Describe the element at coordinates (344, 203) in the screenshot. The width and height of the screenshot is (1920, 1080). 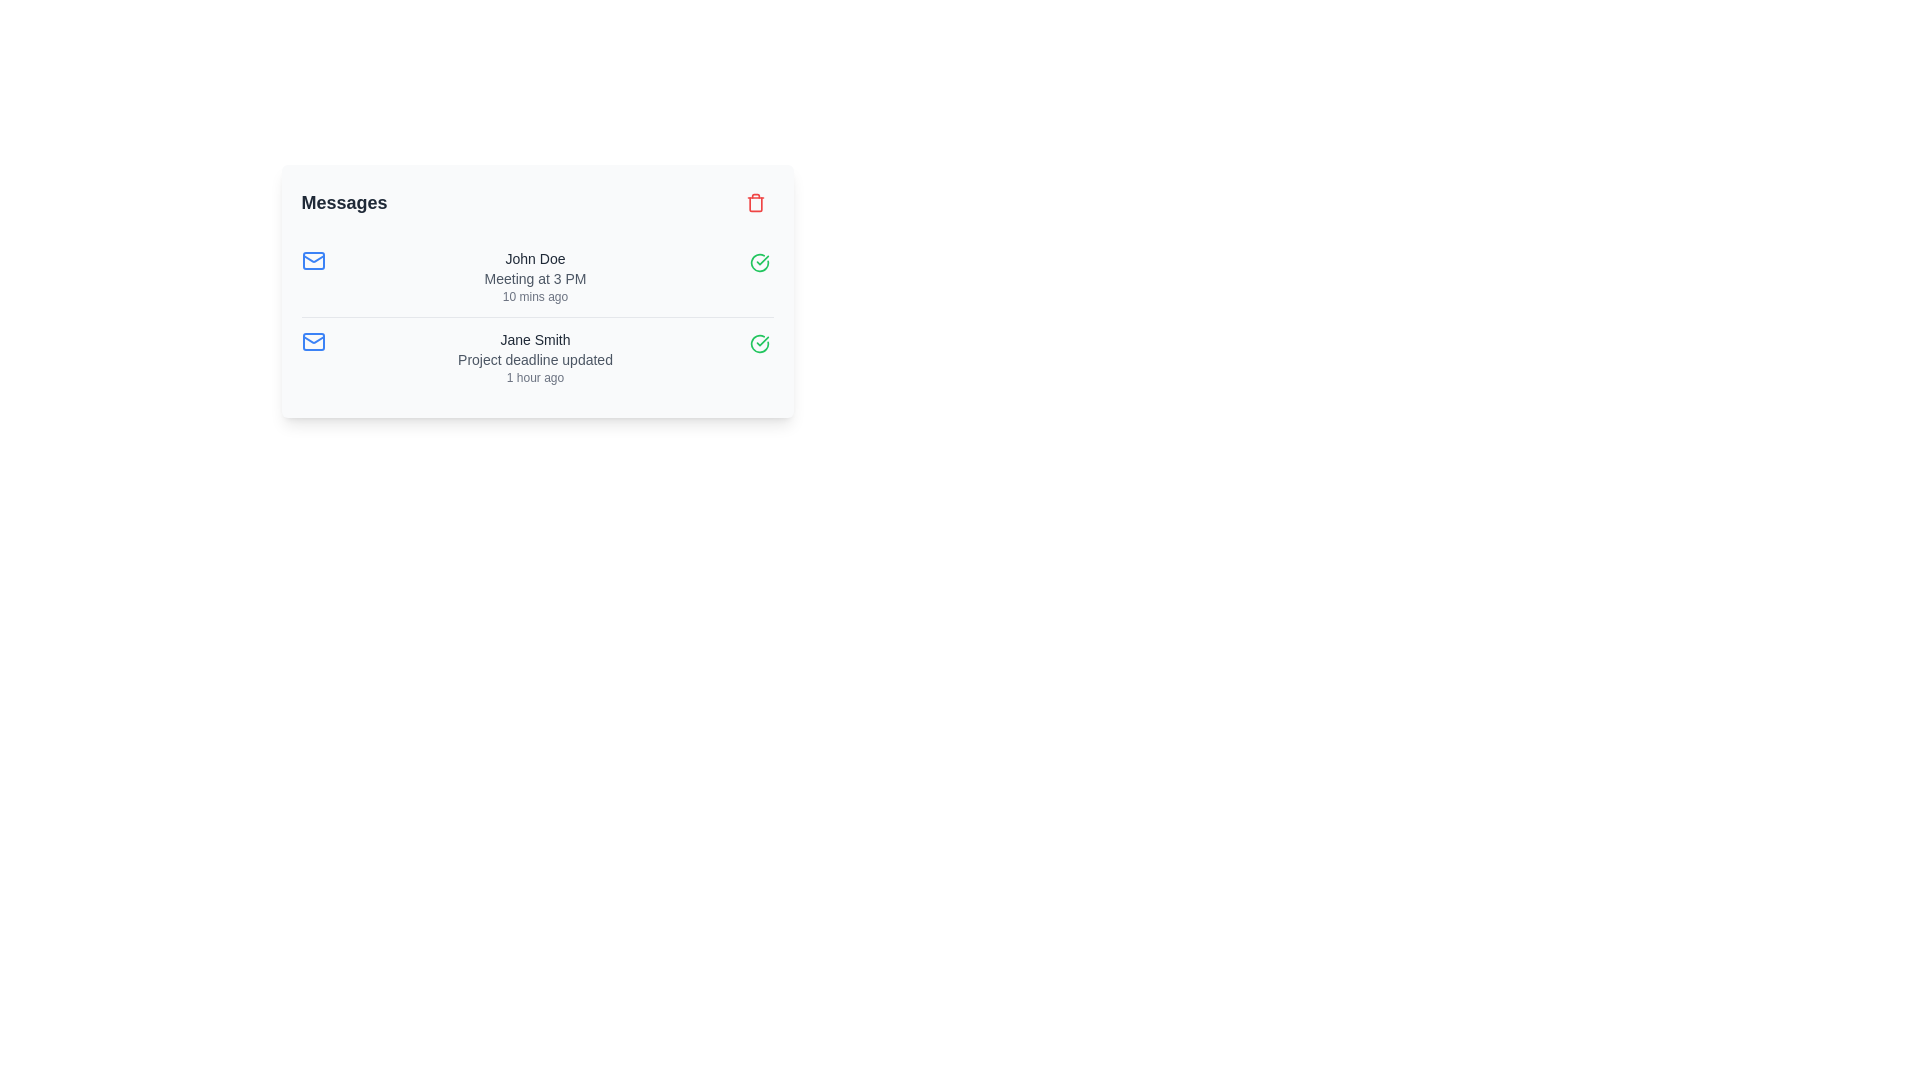
I see `on the bold, large-sized header text labeled 'Messages' which is positioned at the upper-left of a white card interface` at that location.